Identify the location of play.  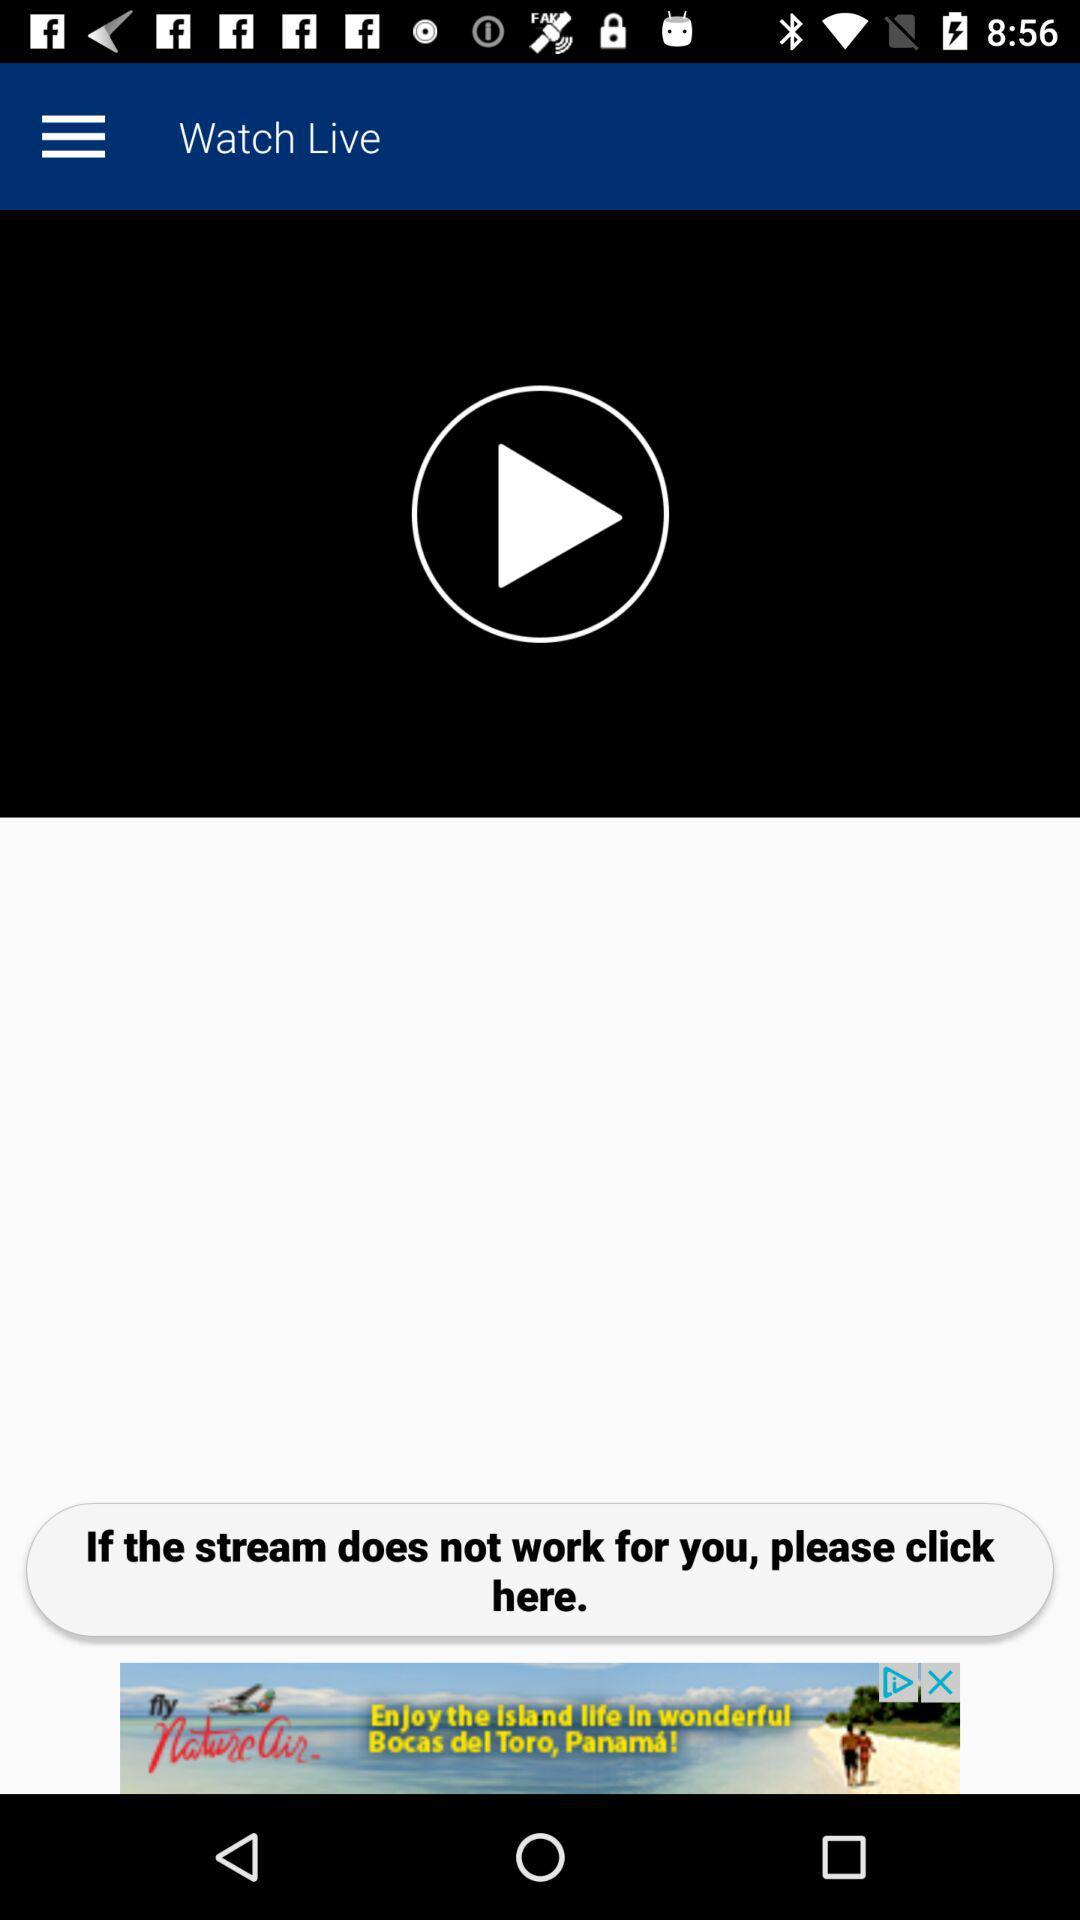
(540, 513).